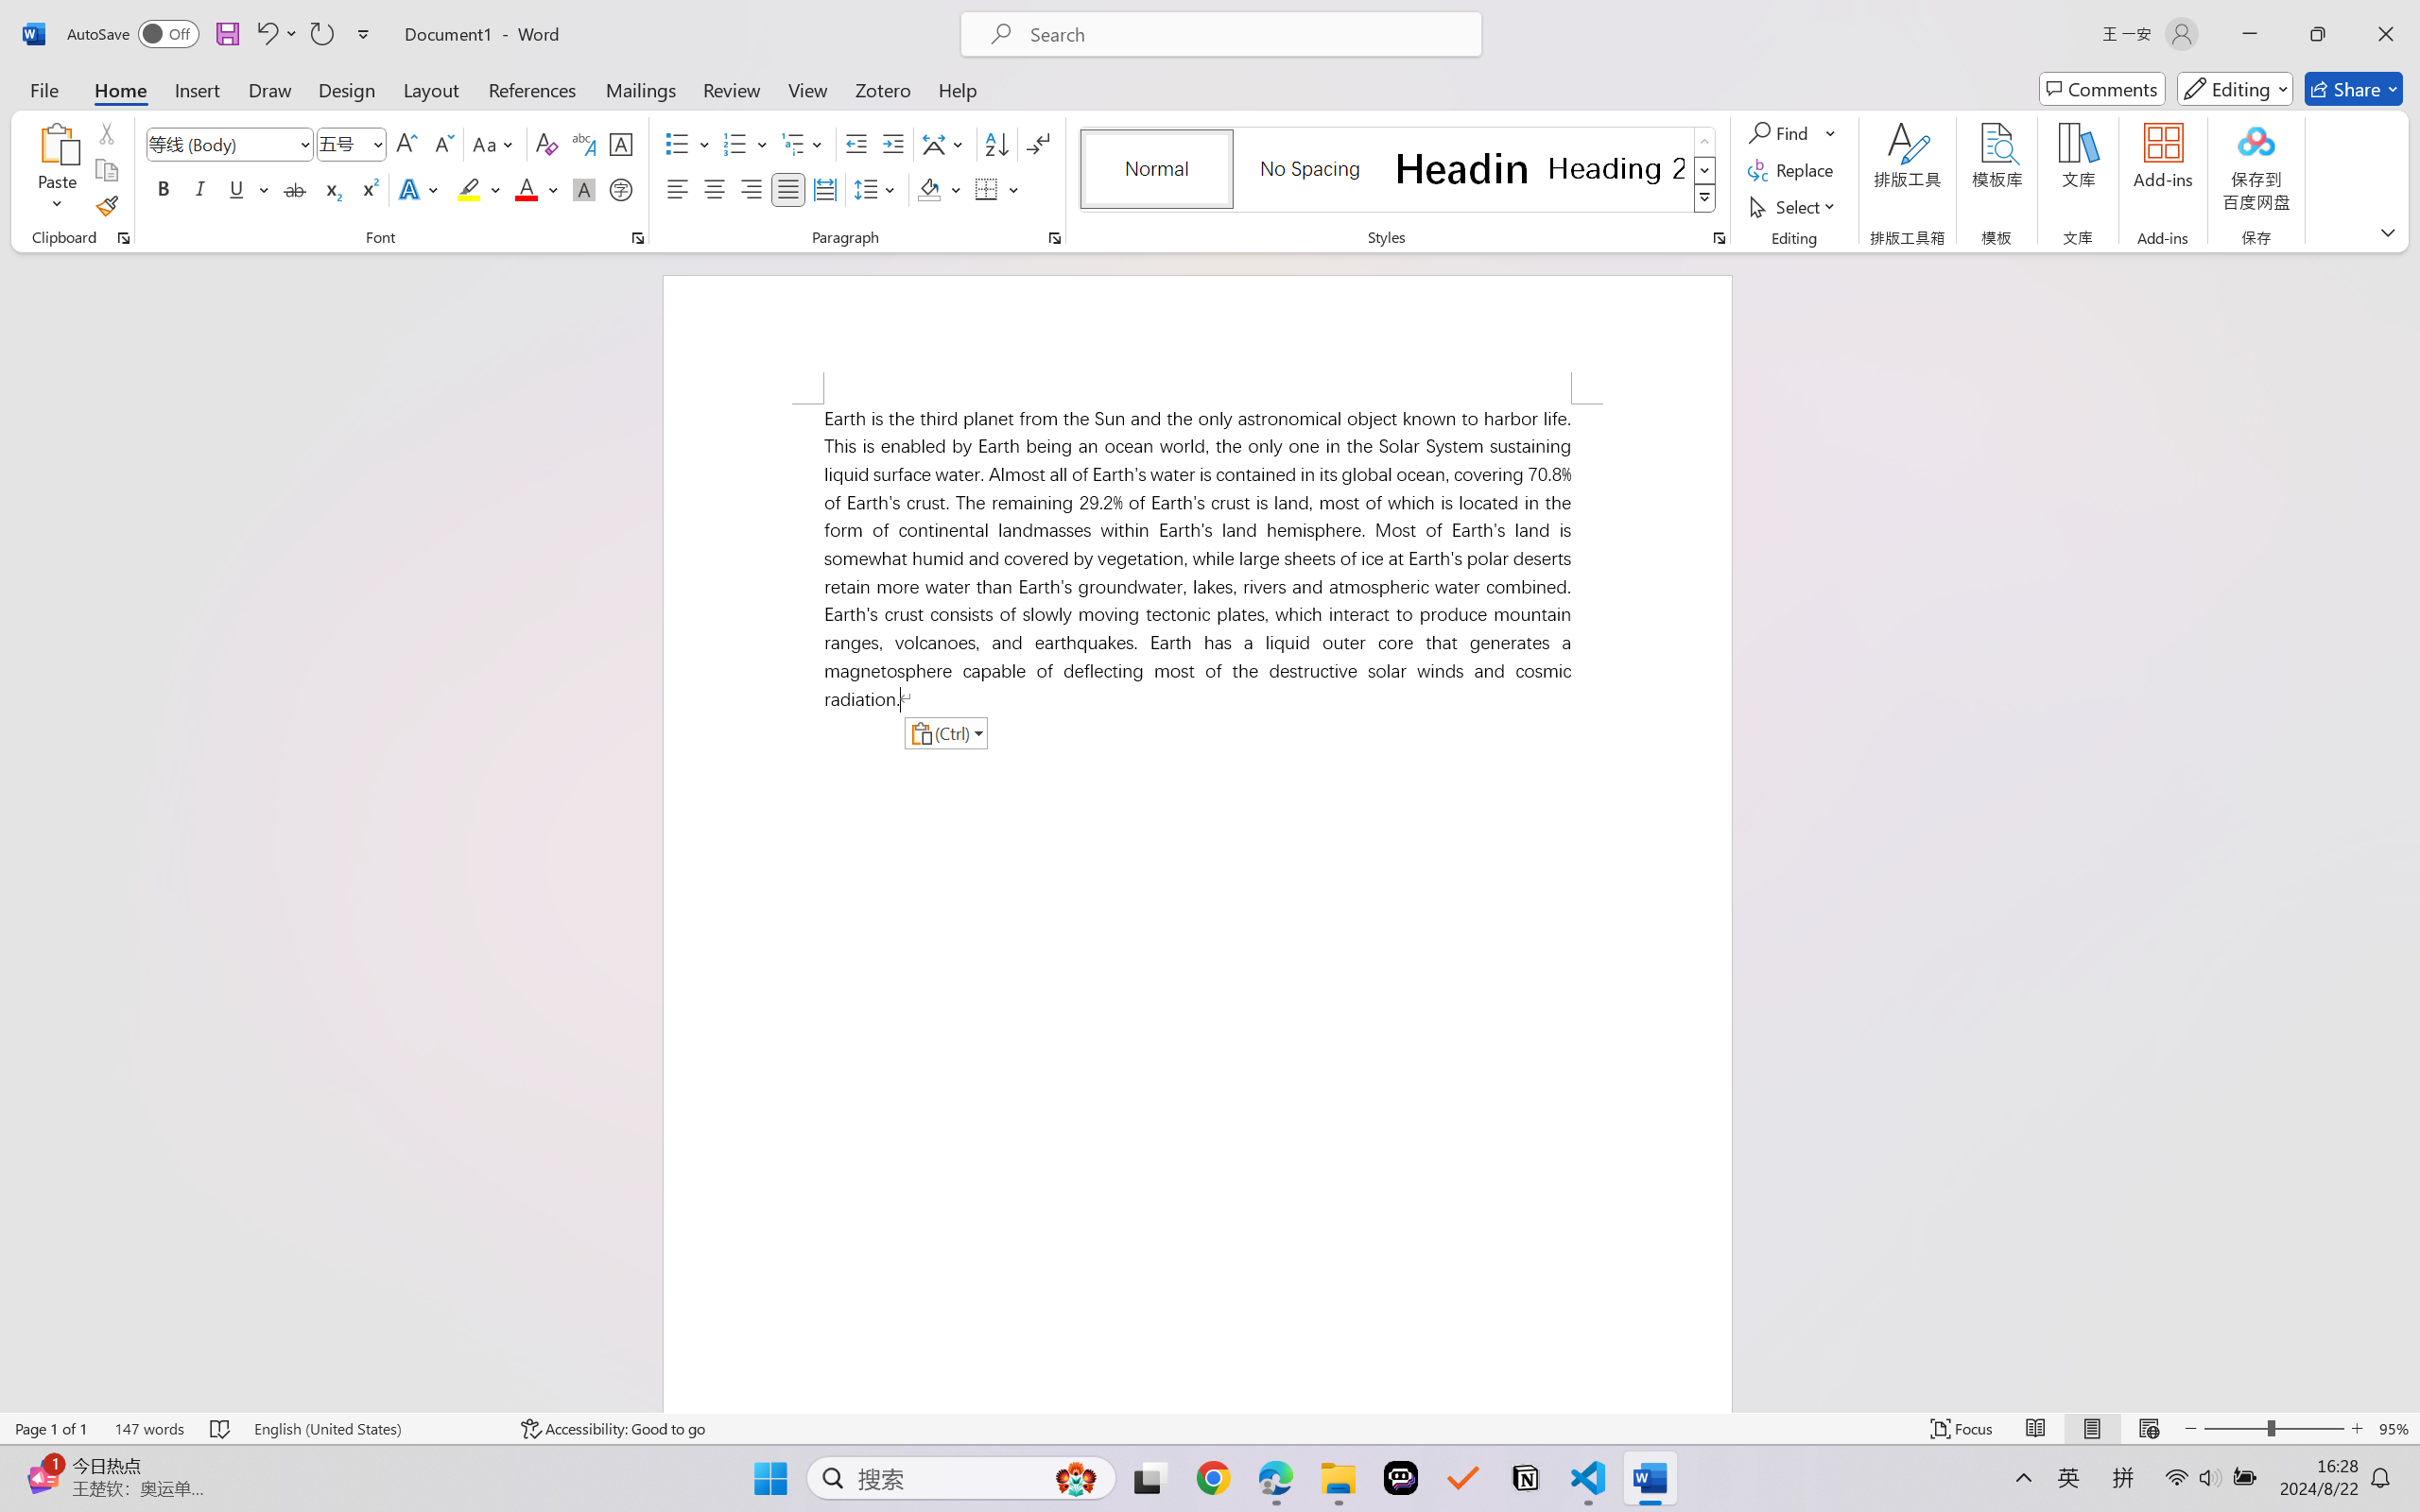 This screenshot has height=1512, width=2420. I want to click on 'Strikethrough', so click(294, 188).